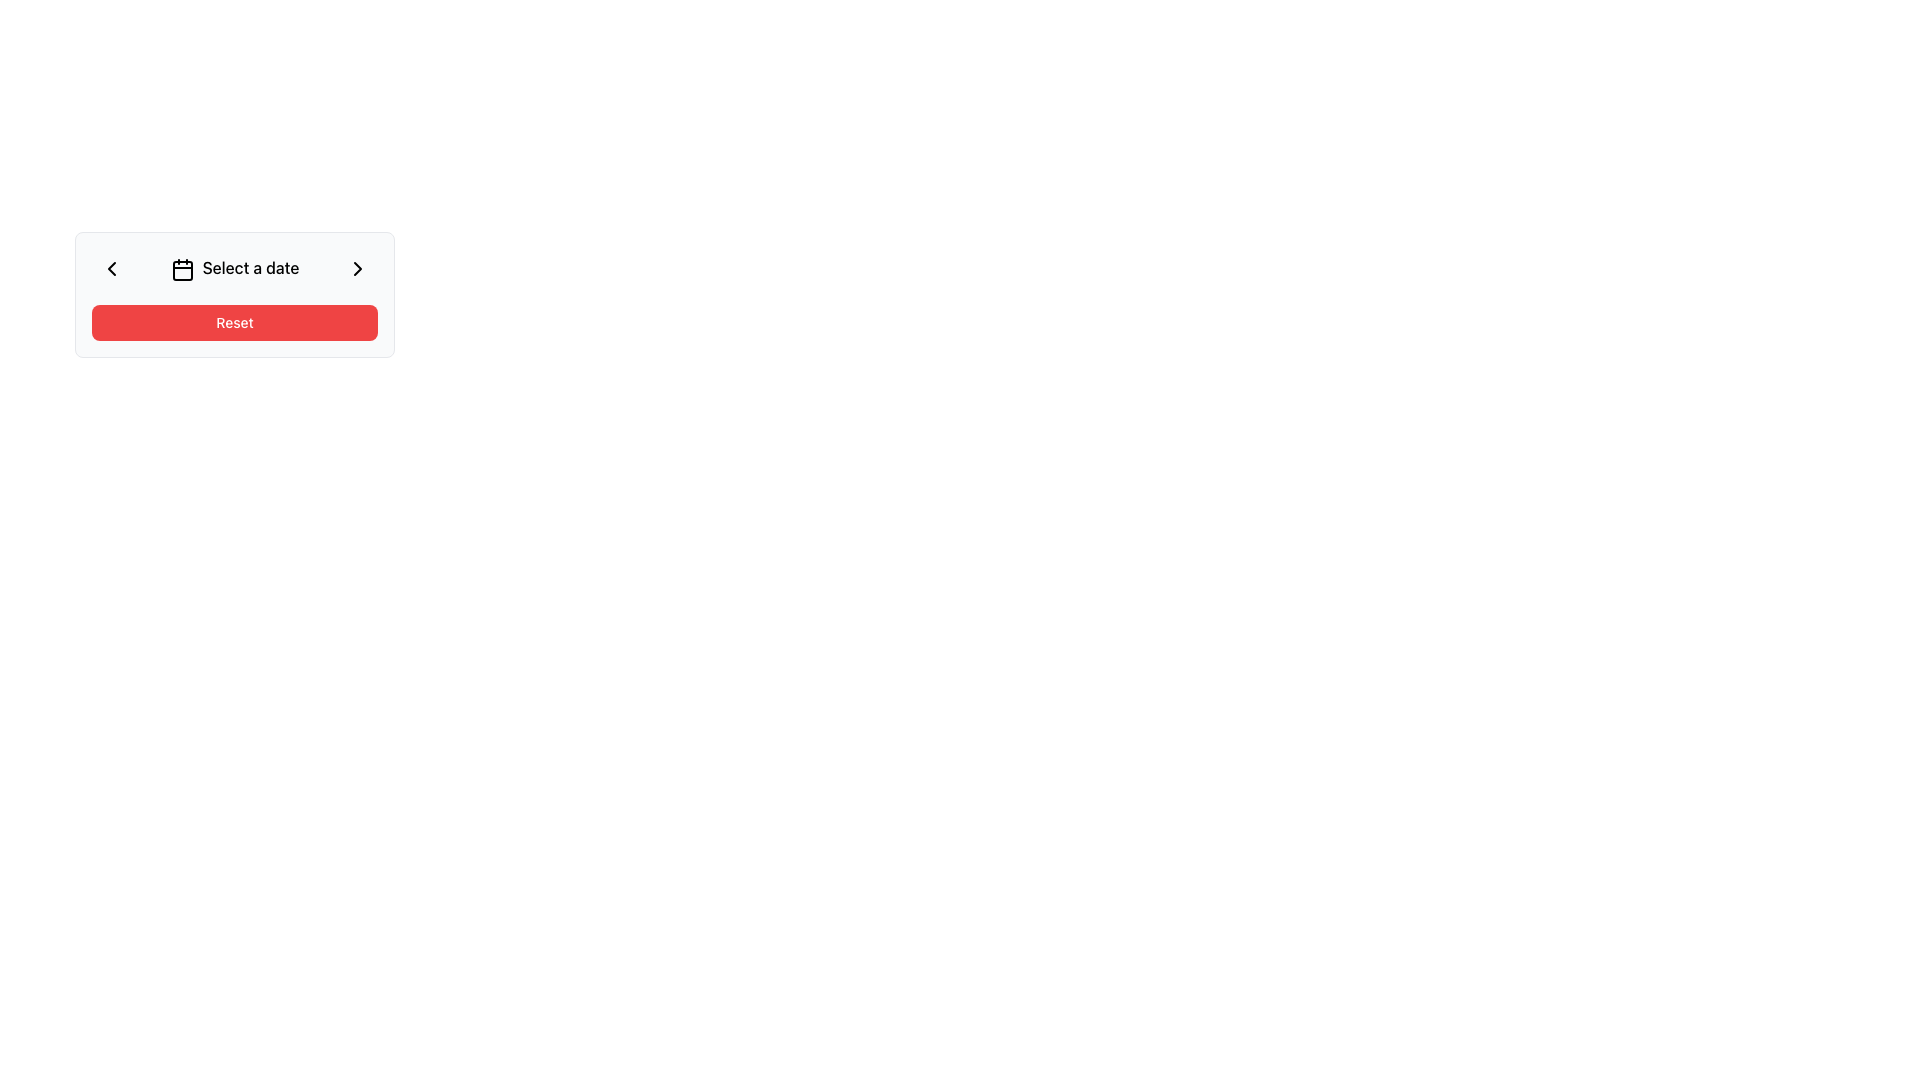 This screenshot has width=1920, height=1080. Describe the element at coordinates (357, 268) in the screenshot. I see `the button with a right-pointing chevron, which is the rightmost element in the group containing 'Select a date' and a left chevron button` at that location.